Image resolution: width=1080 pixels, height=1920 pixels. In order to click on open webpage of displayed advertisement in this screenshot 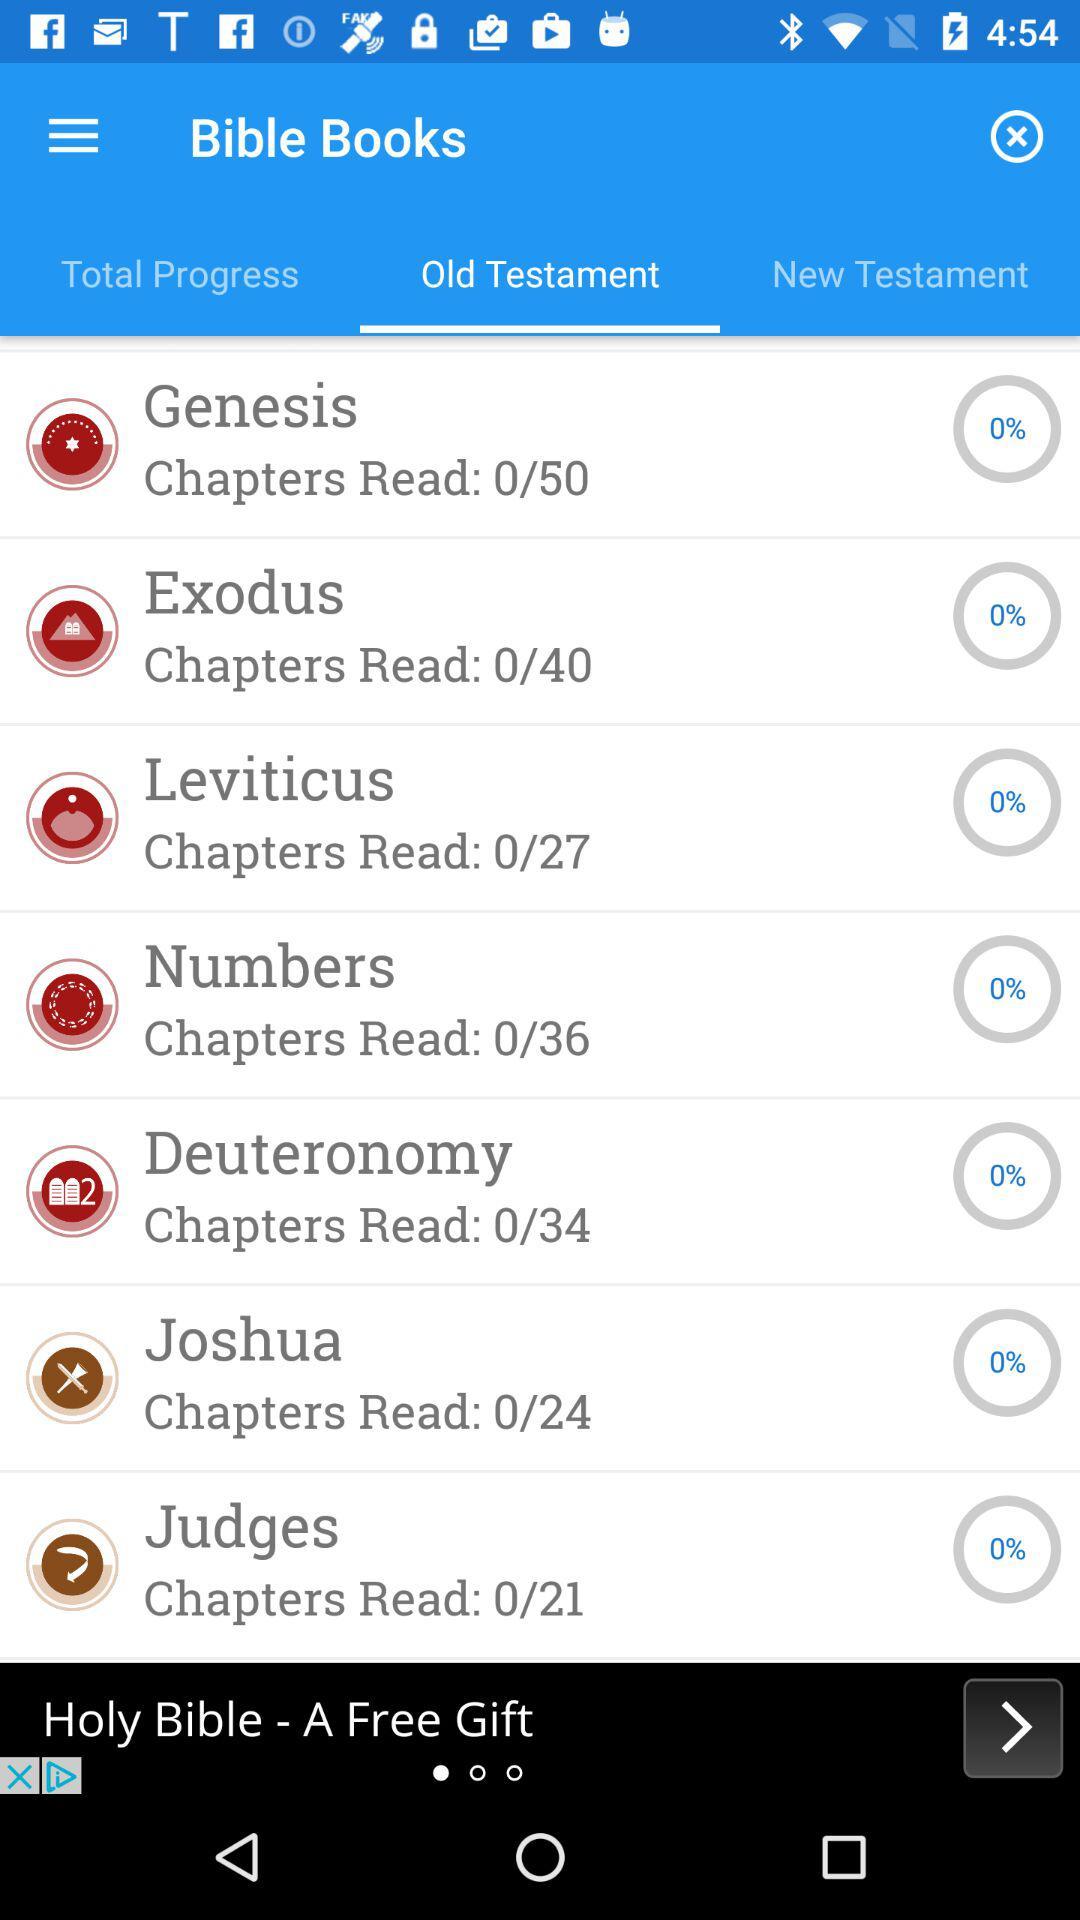, I will do `click(540, 1727)`.